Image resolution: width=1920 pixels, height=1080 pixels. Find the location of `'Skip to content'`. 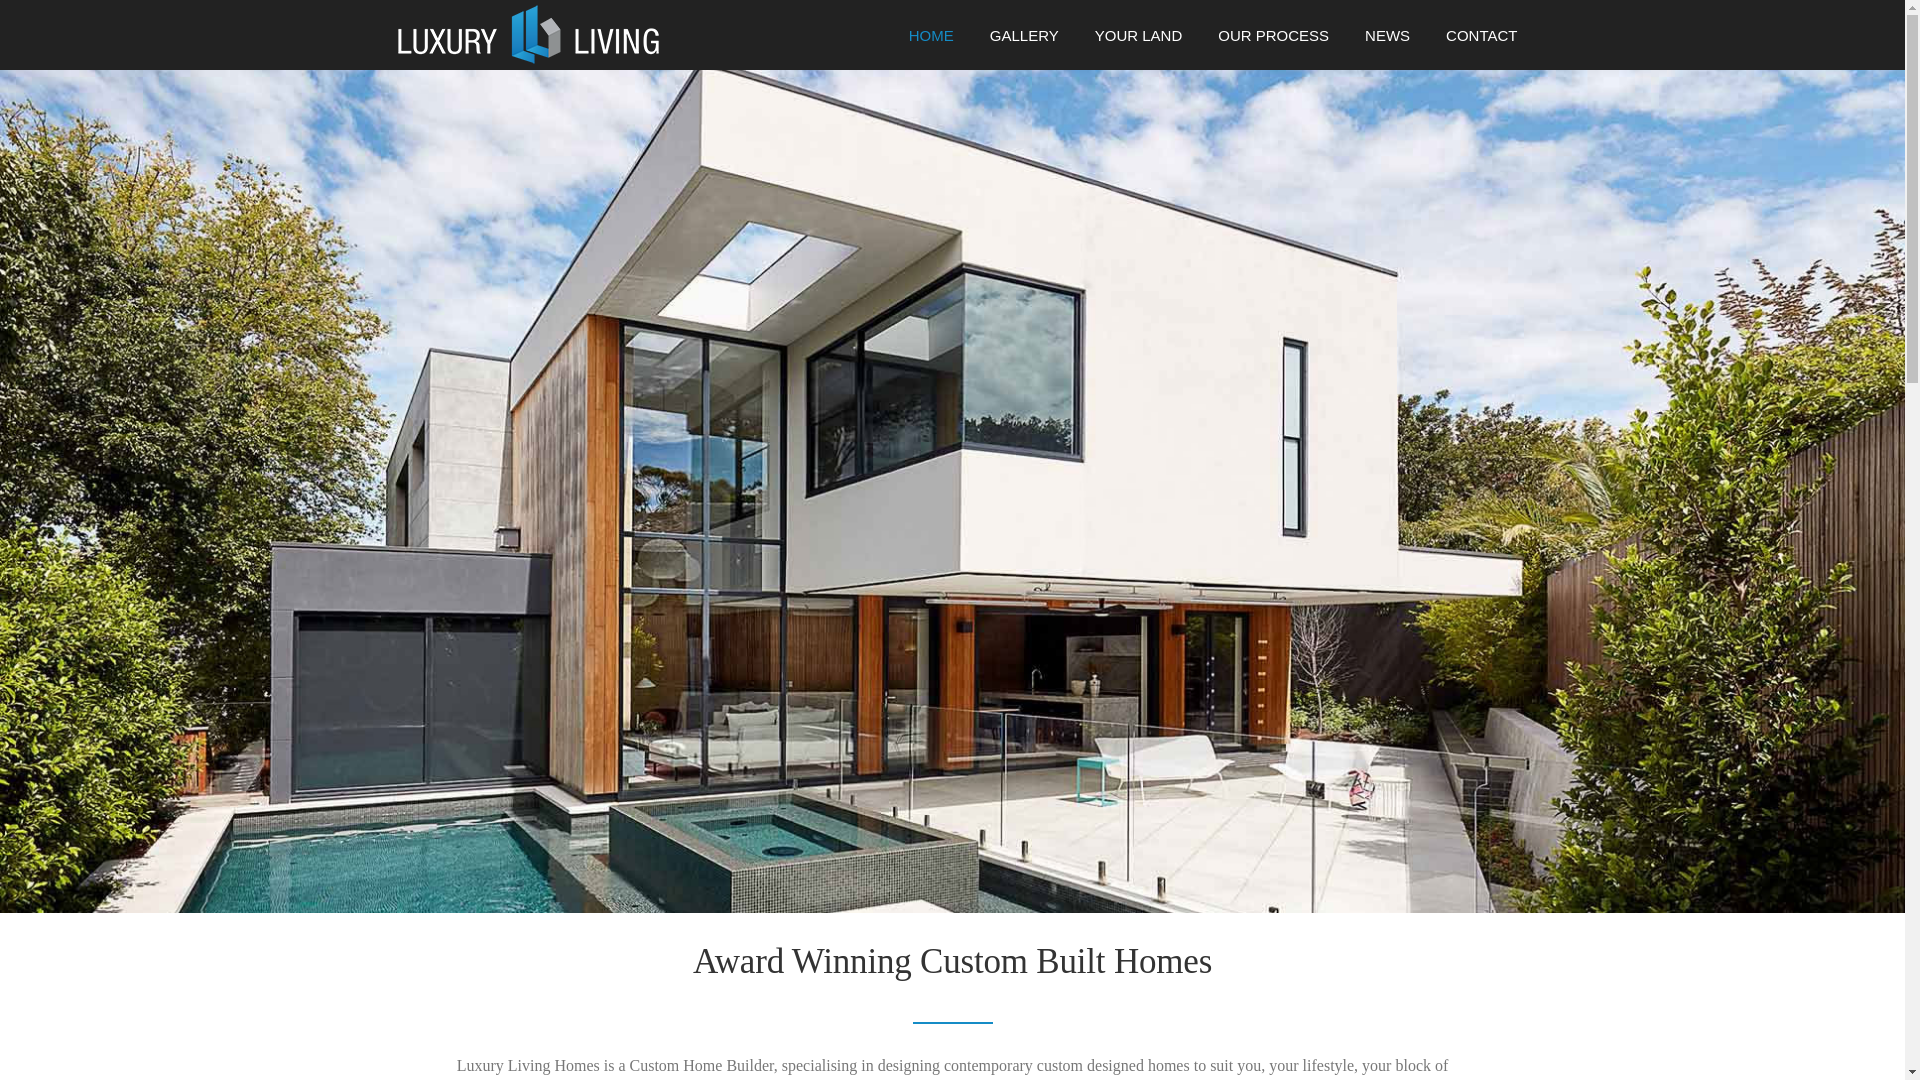

'Skip to content' is located at coordinates (48, 13).